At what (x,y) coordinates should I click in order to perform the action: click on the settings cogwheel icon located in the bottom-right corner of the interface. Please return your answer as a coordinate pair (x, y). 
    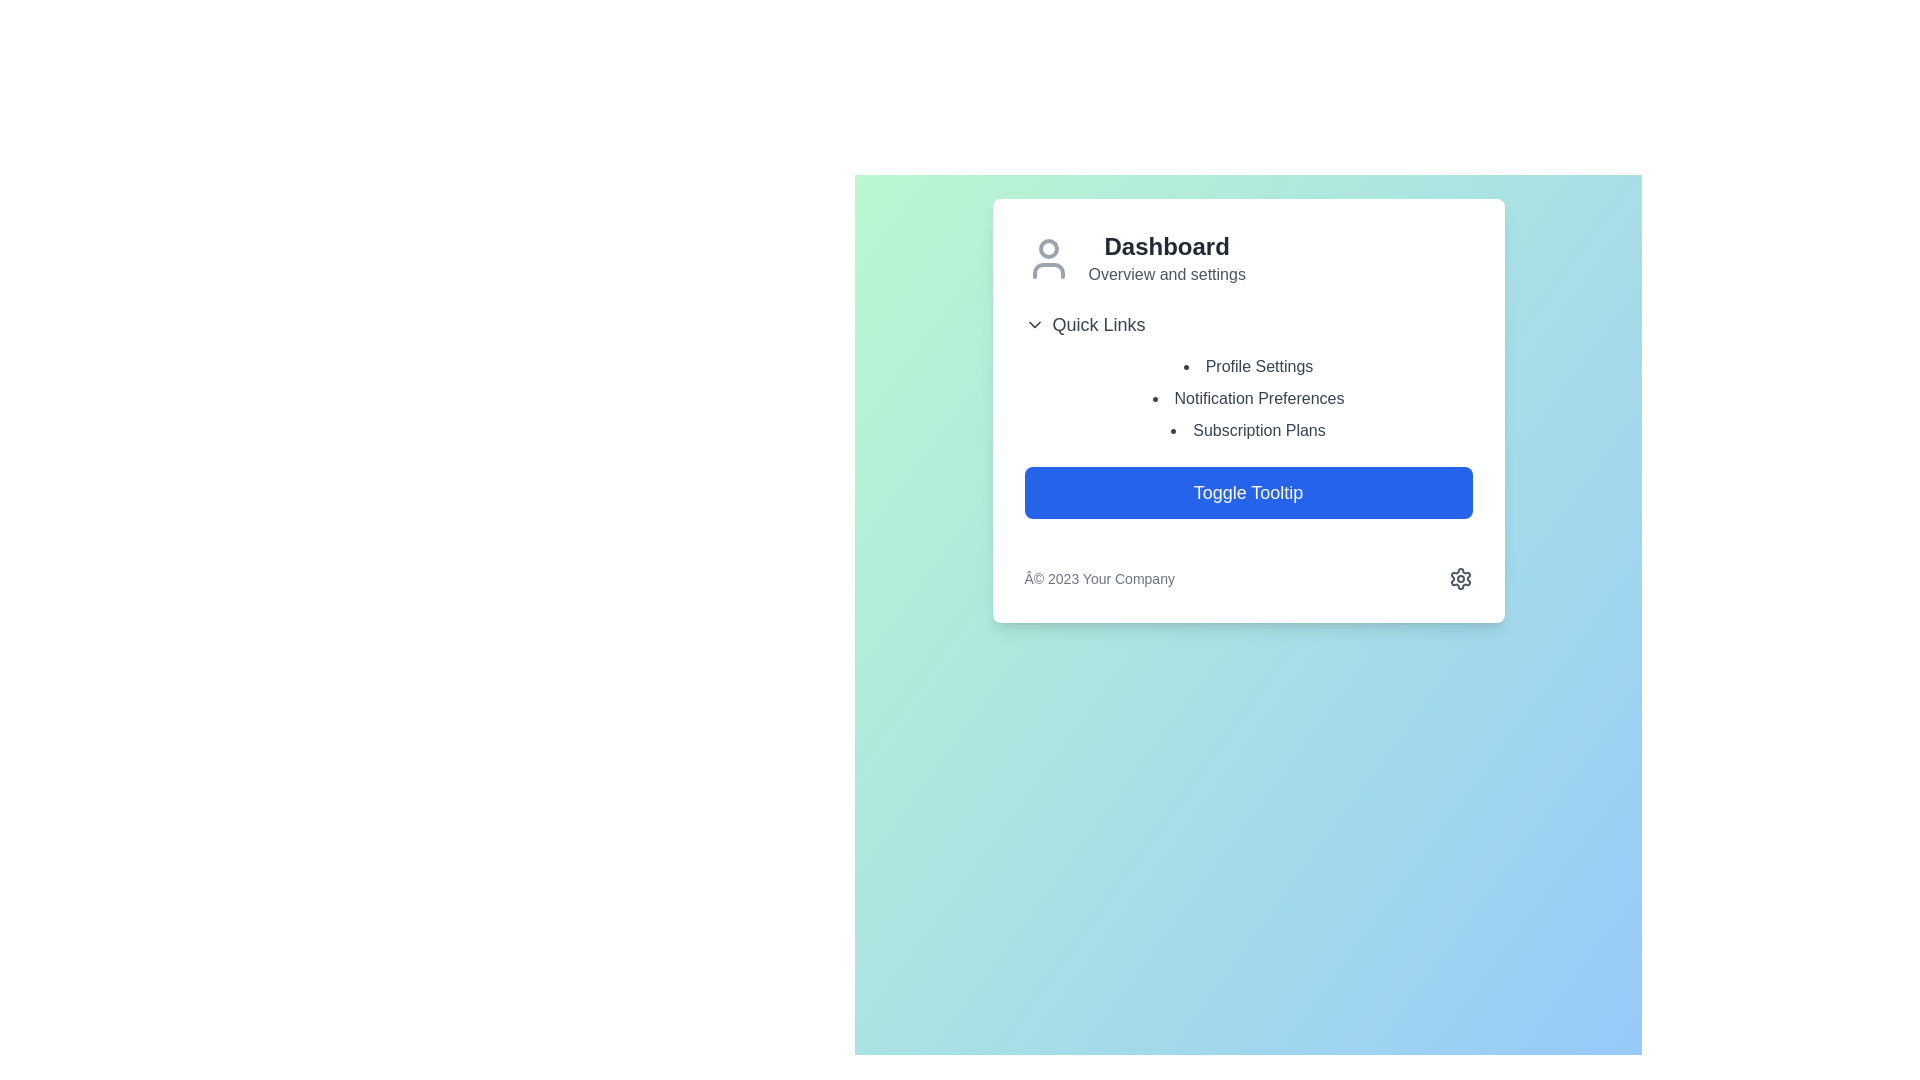
    Looking at the image, I should click on (1460, 578).